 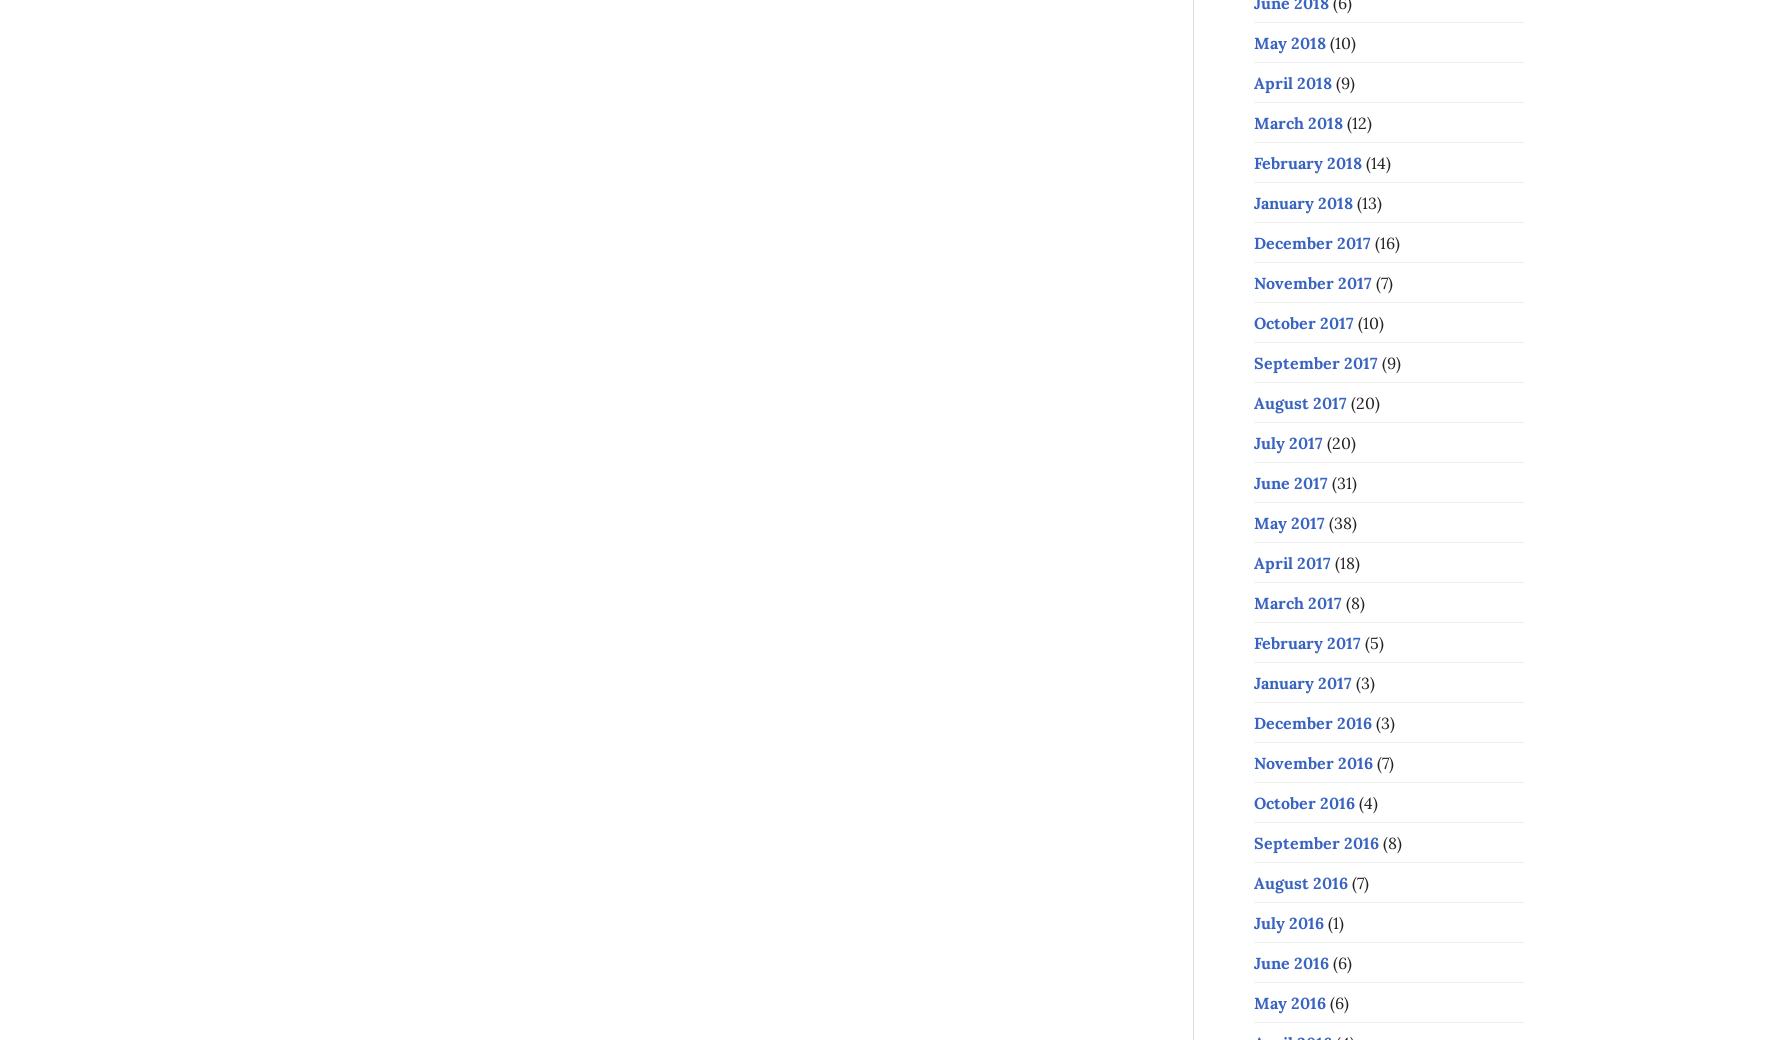 What do you see at coordinates (1314, 361) in the screenshot?
I see `'September 2017'` at bounding box center [1314, 361].